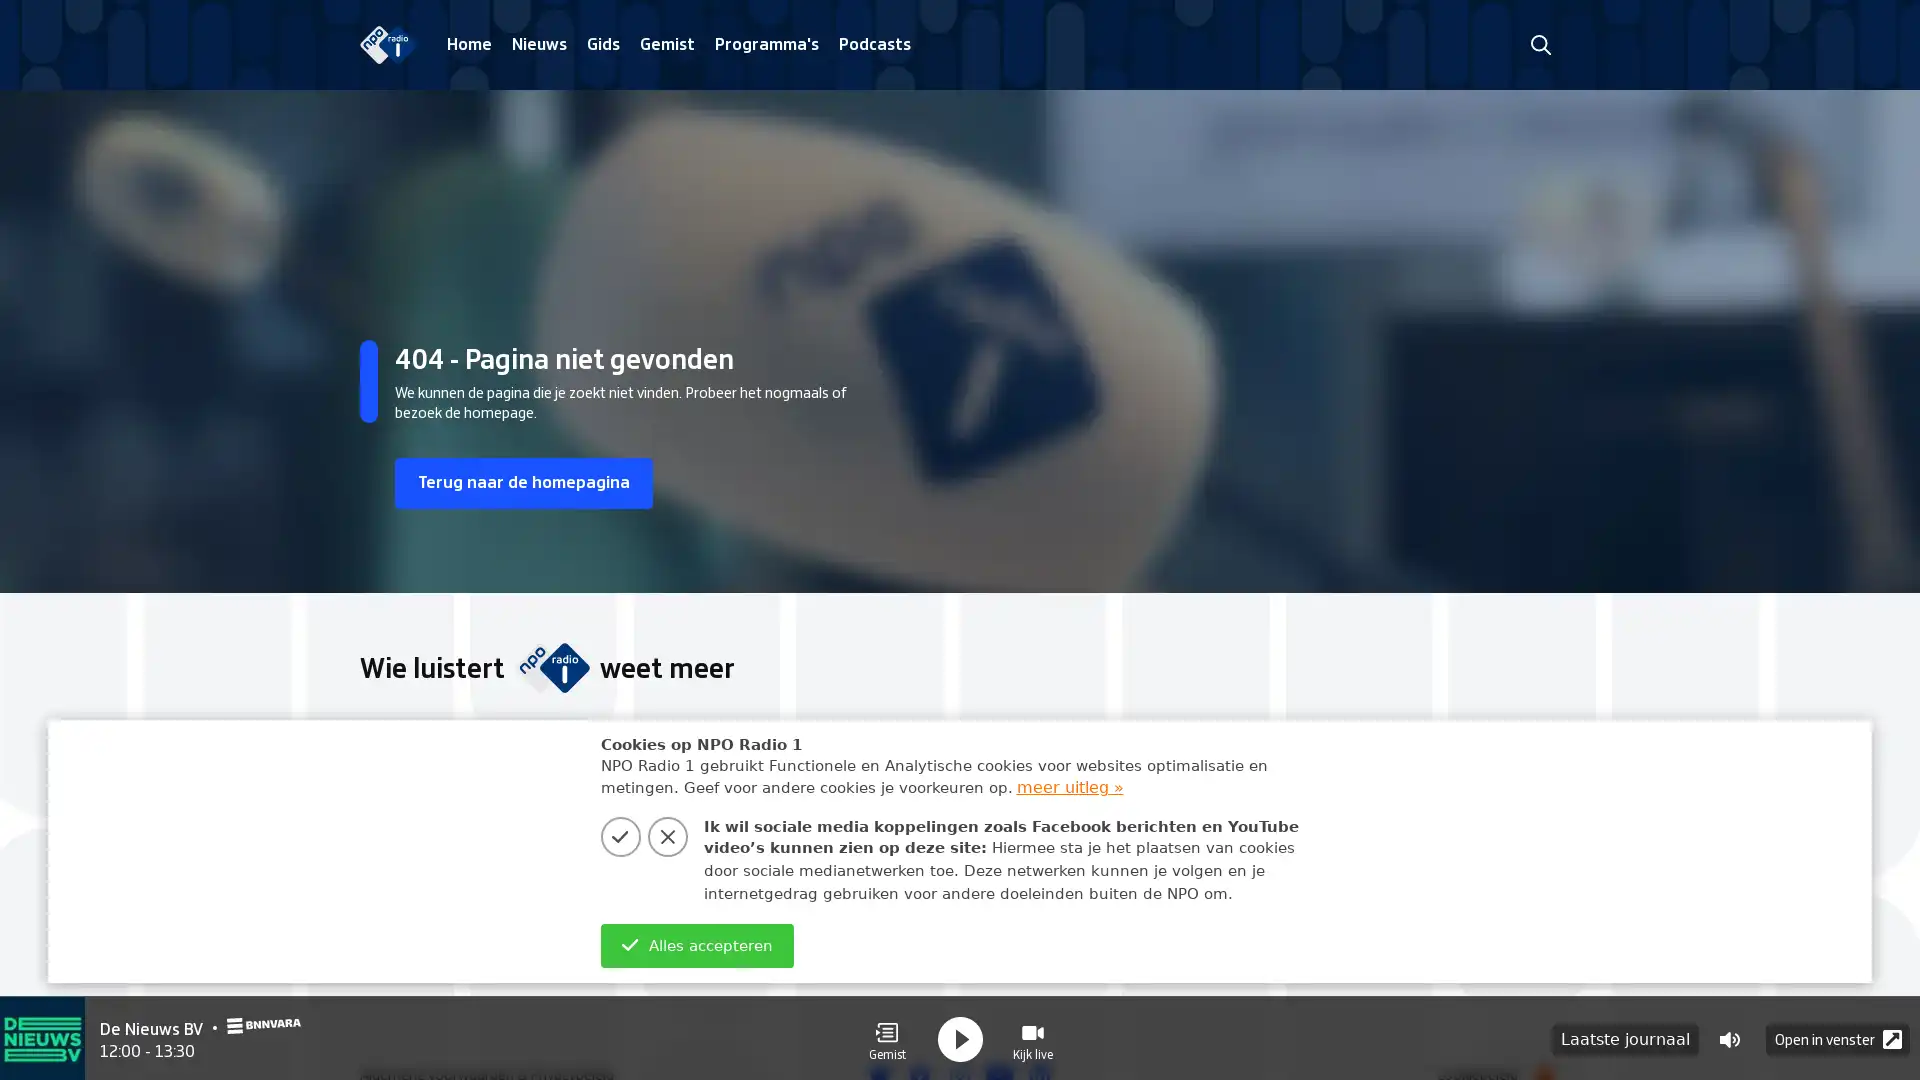 The width and height of the screenshot is (1920, 1080). I want to click on Volume control, so click(1728, 1036).